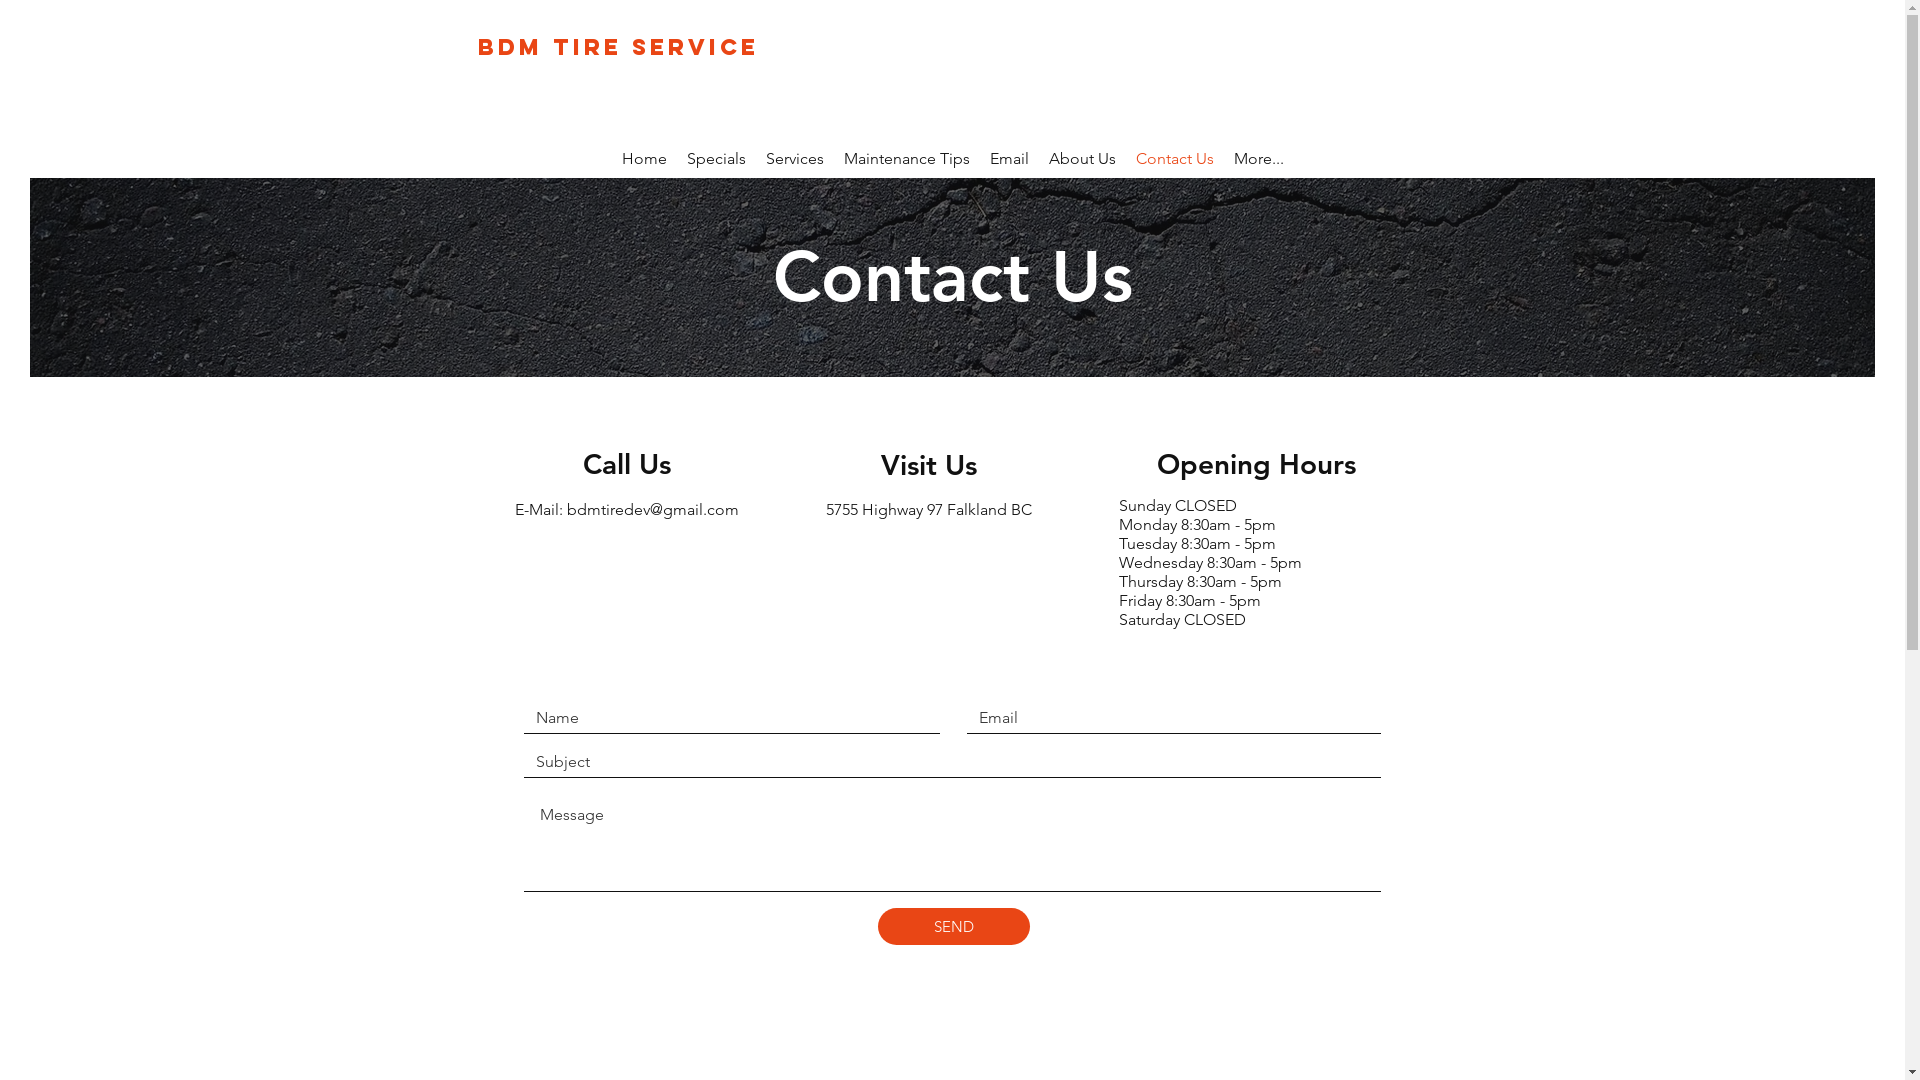 This screenshot has width=1920, height=1080. I want to click on 'E-Mail: bdmtiredev@gmail.com', so click(513, 508).